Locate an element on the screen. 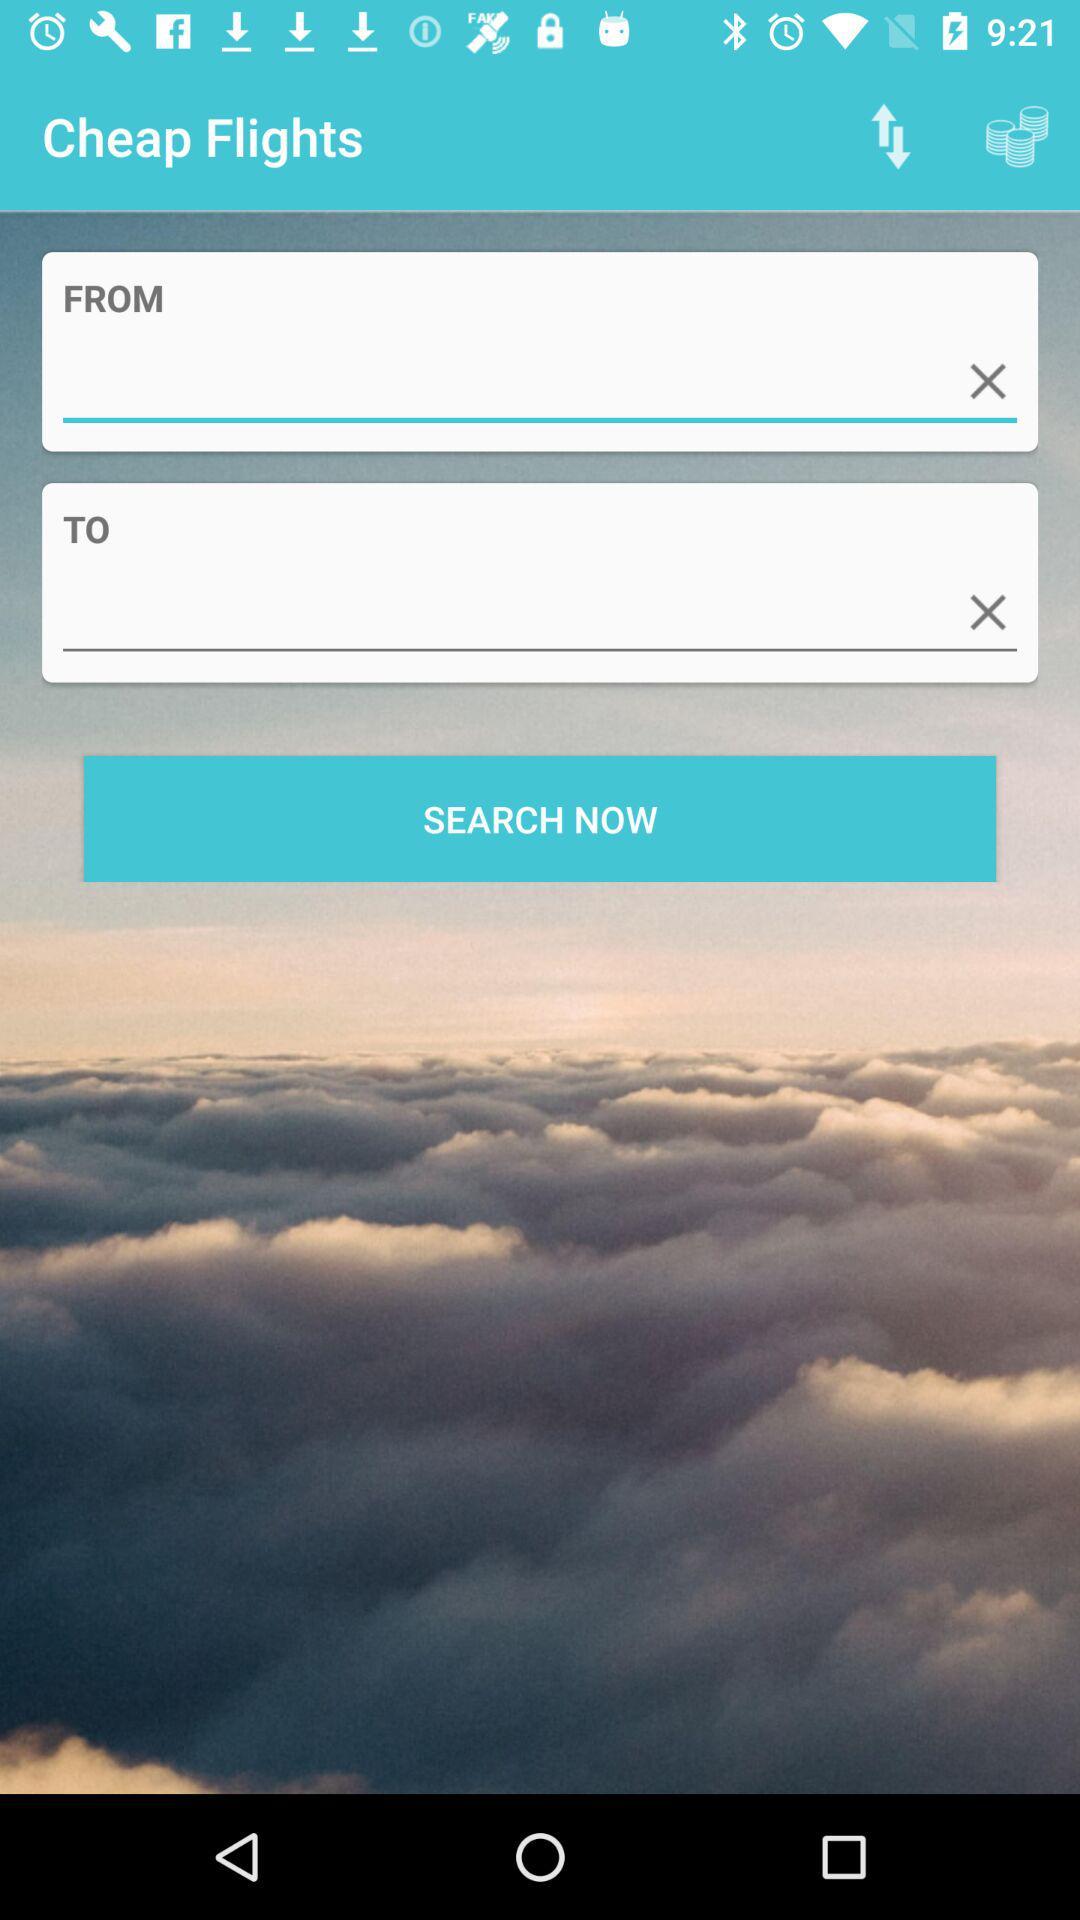 This screenshot has height=1920, width=1080. option is located at coordinates (987, 611).